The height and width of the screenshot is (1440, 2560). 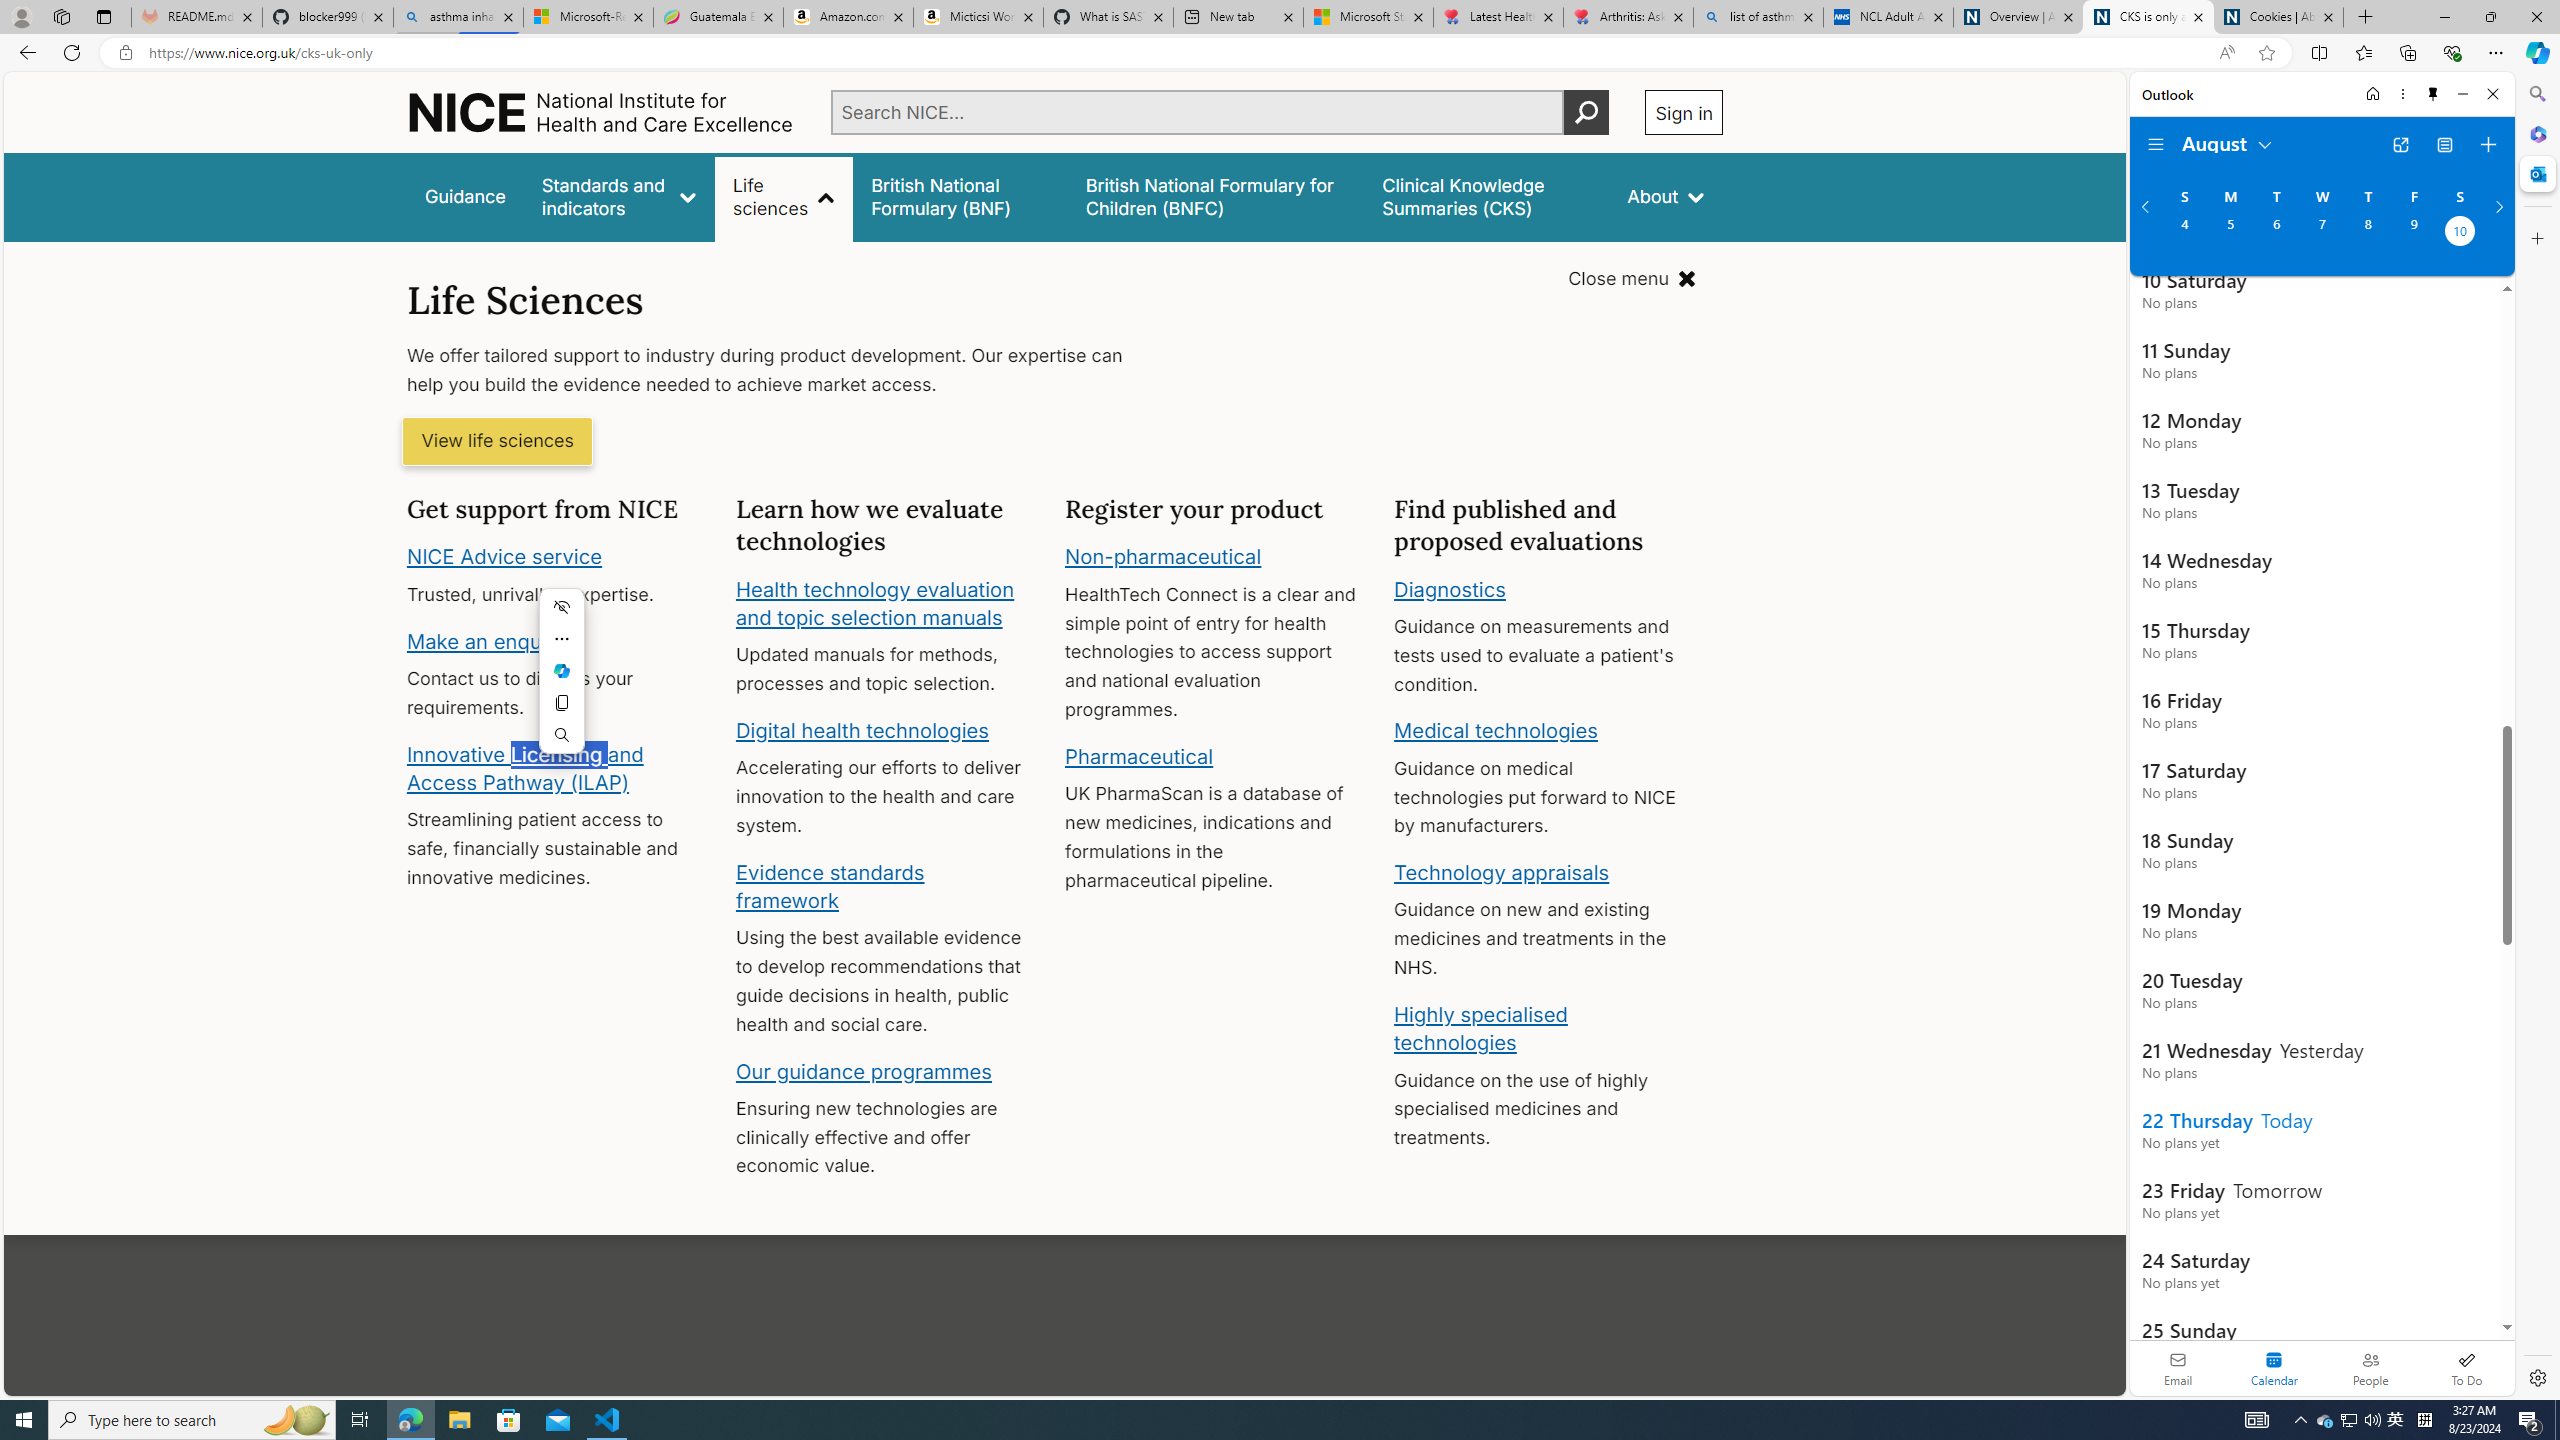 I want to click on 'Create event', so click(x=2487, y=145).